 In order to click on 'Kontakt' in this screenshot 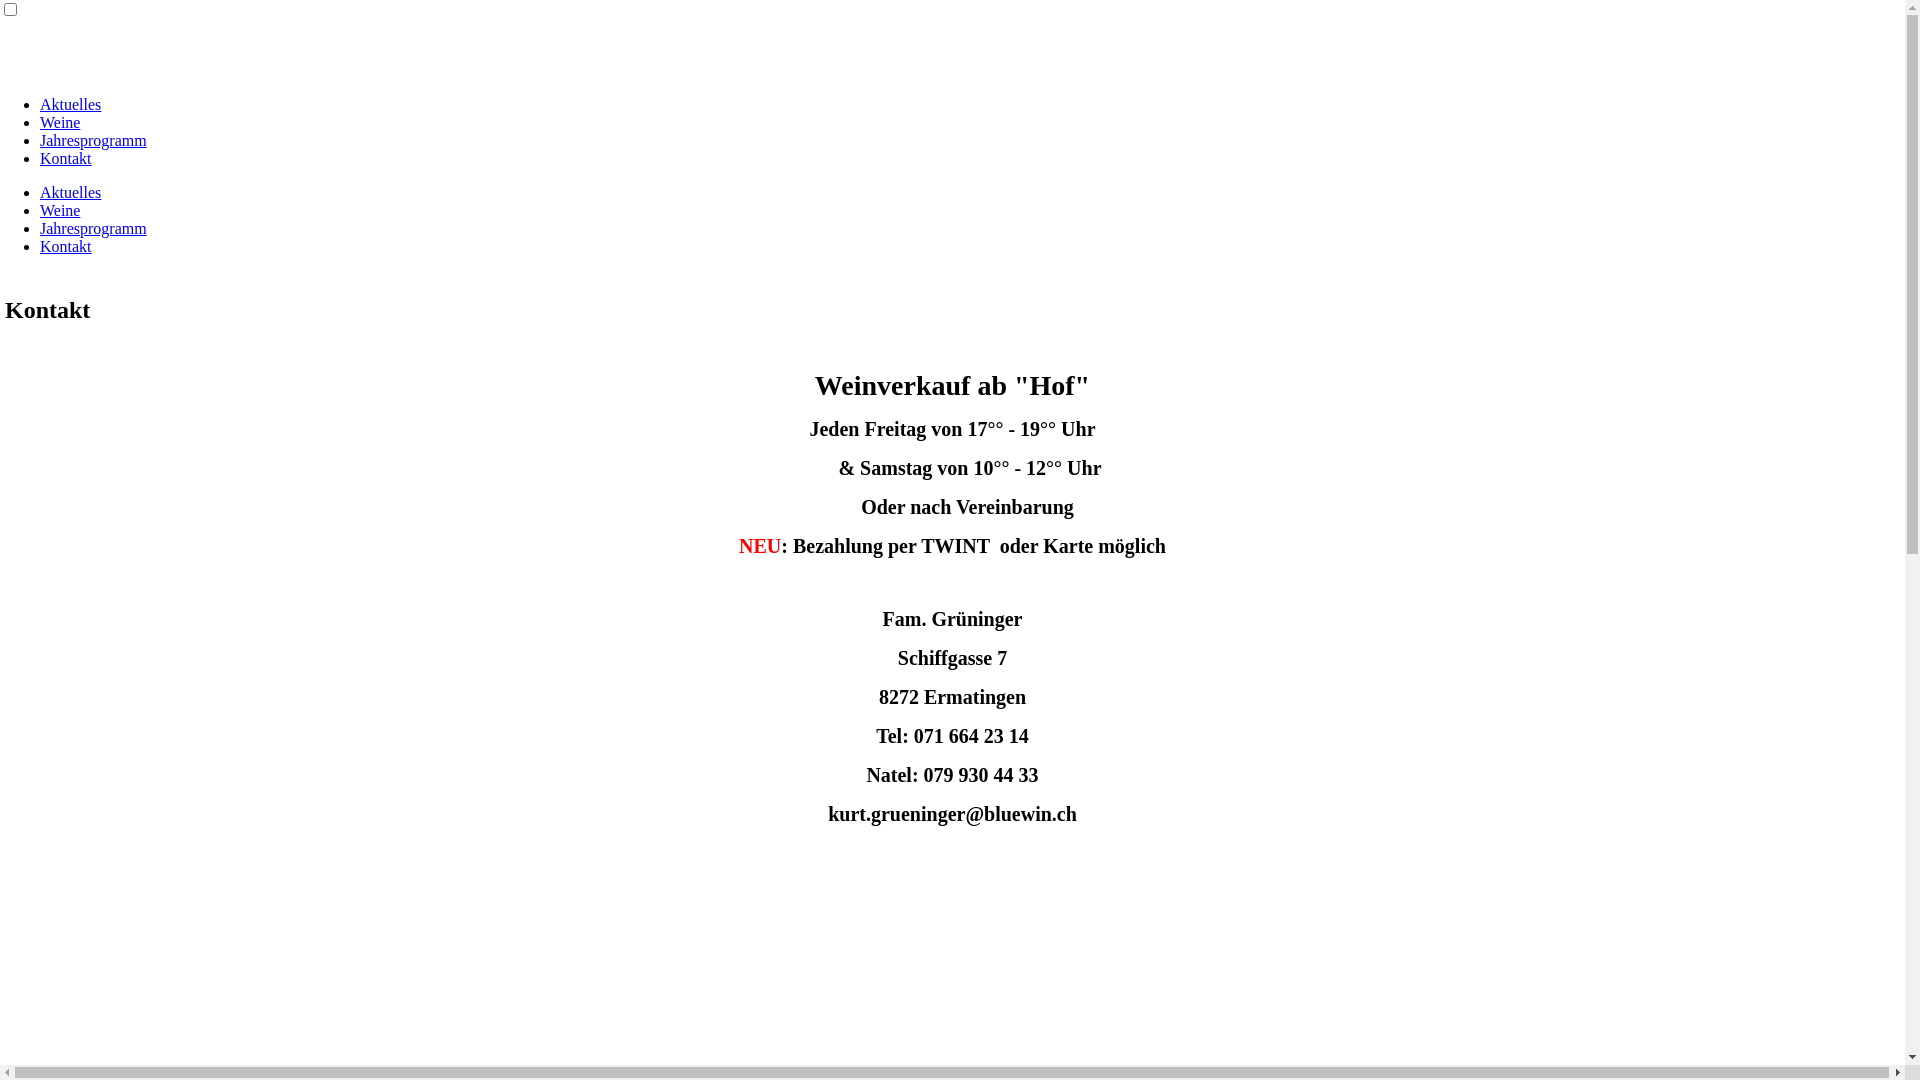, I will do `click(66, 157)`.